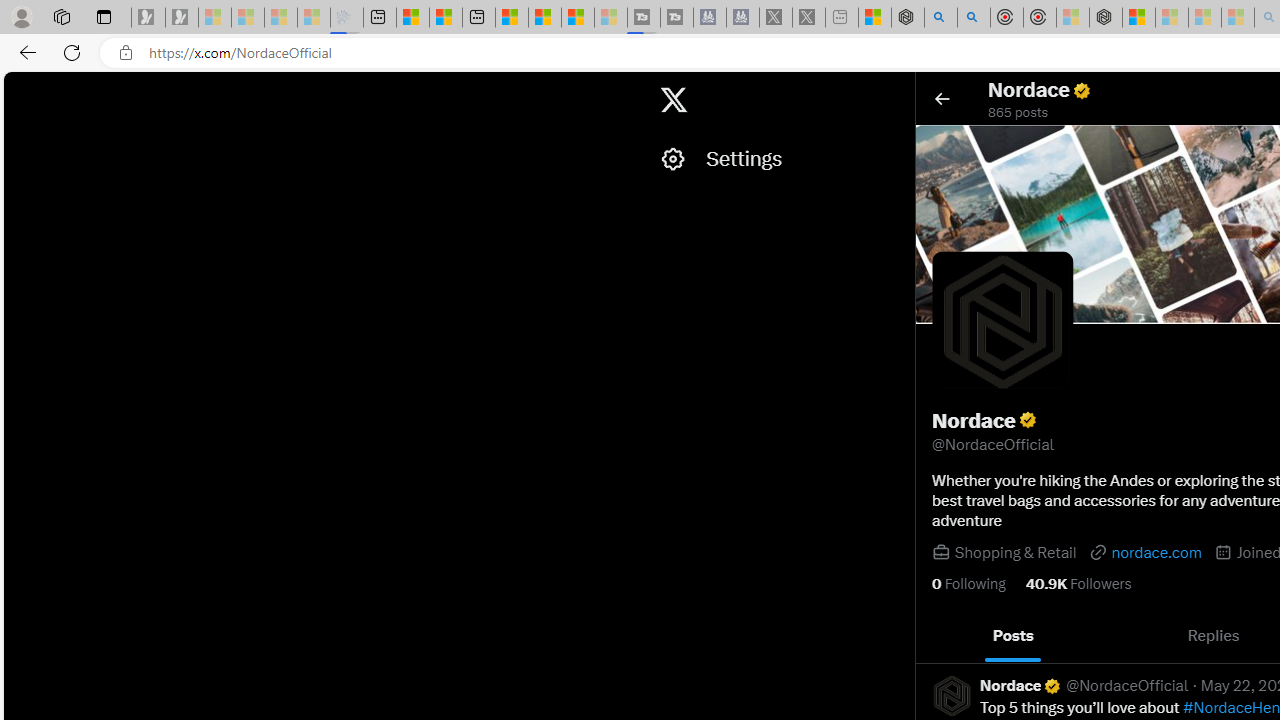 This screenshot has height=720, width=1280. Describe the element at coordinates (1002, 320) in the screenshot. I see `'Square profile picture and Opens profile photo'` at that location.